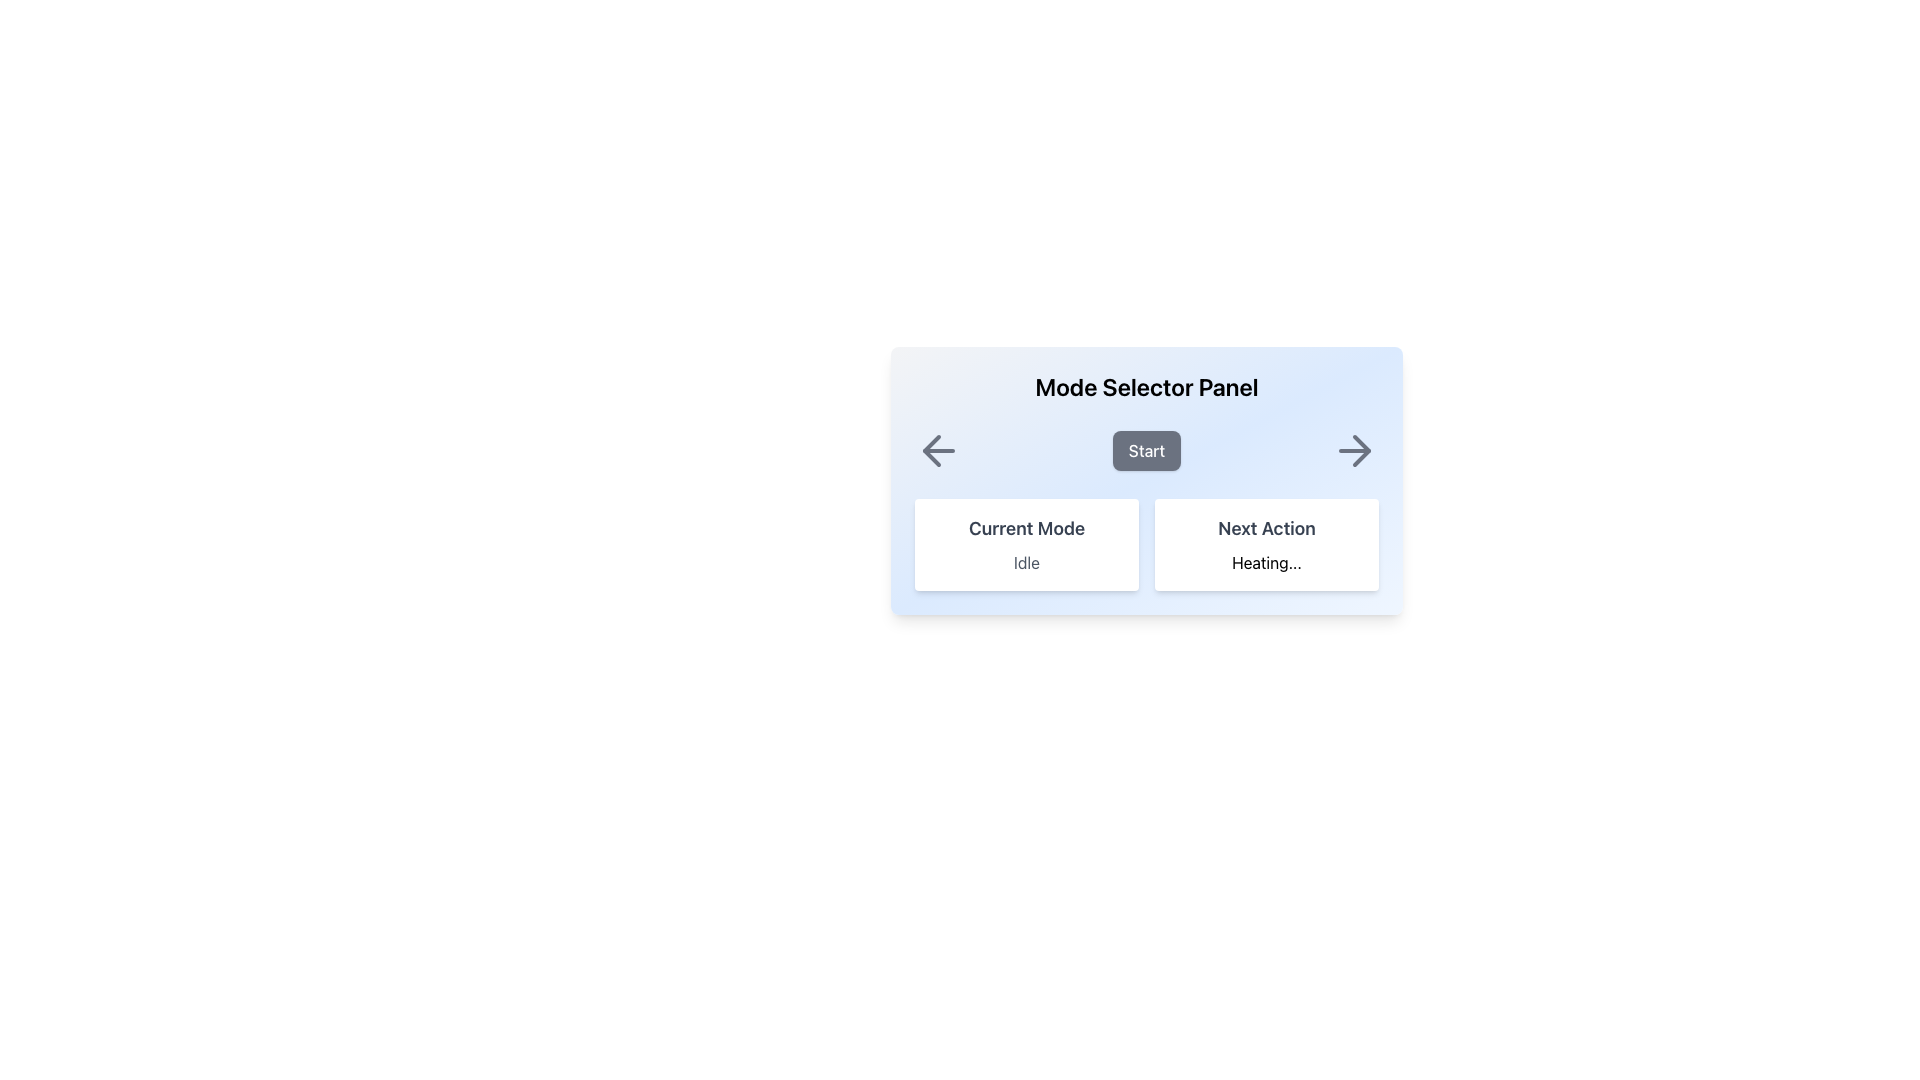  Describe the element at coordinates (1147, 451) in the screenshot. I see `the Start button, which is a gray rectangular button with rounded corners and white text, to initiate an action` at that location.